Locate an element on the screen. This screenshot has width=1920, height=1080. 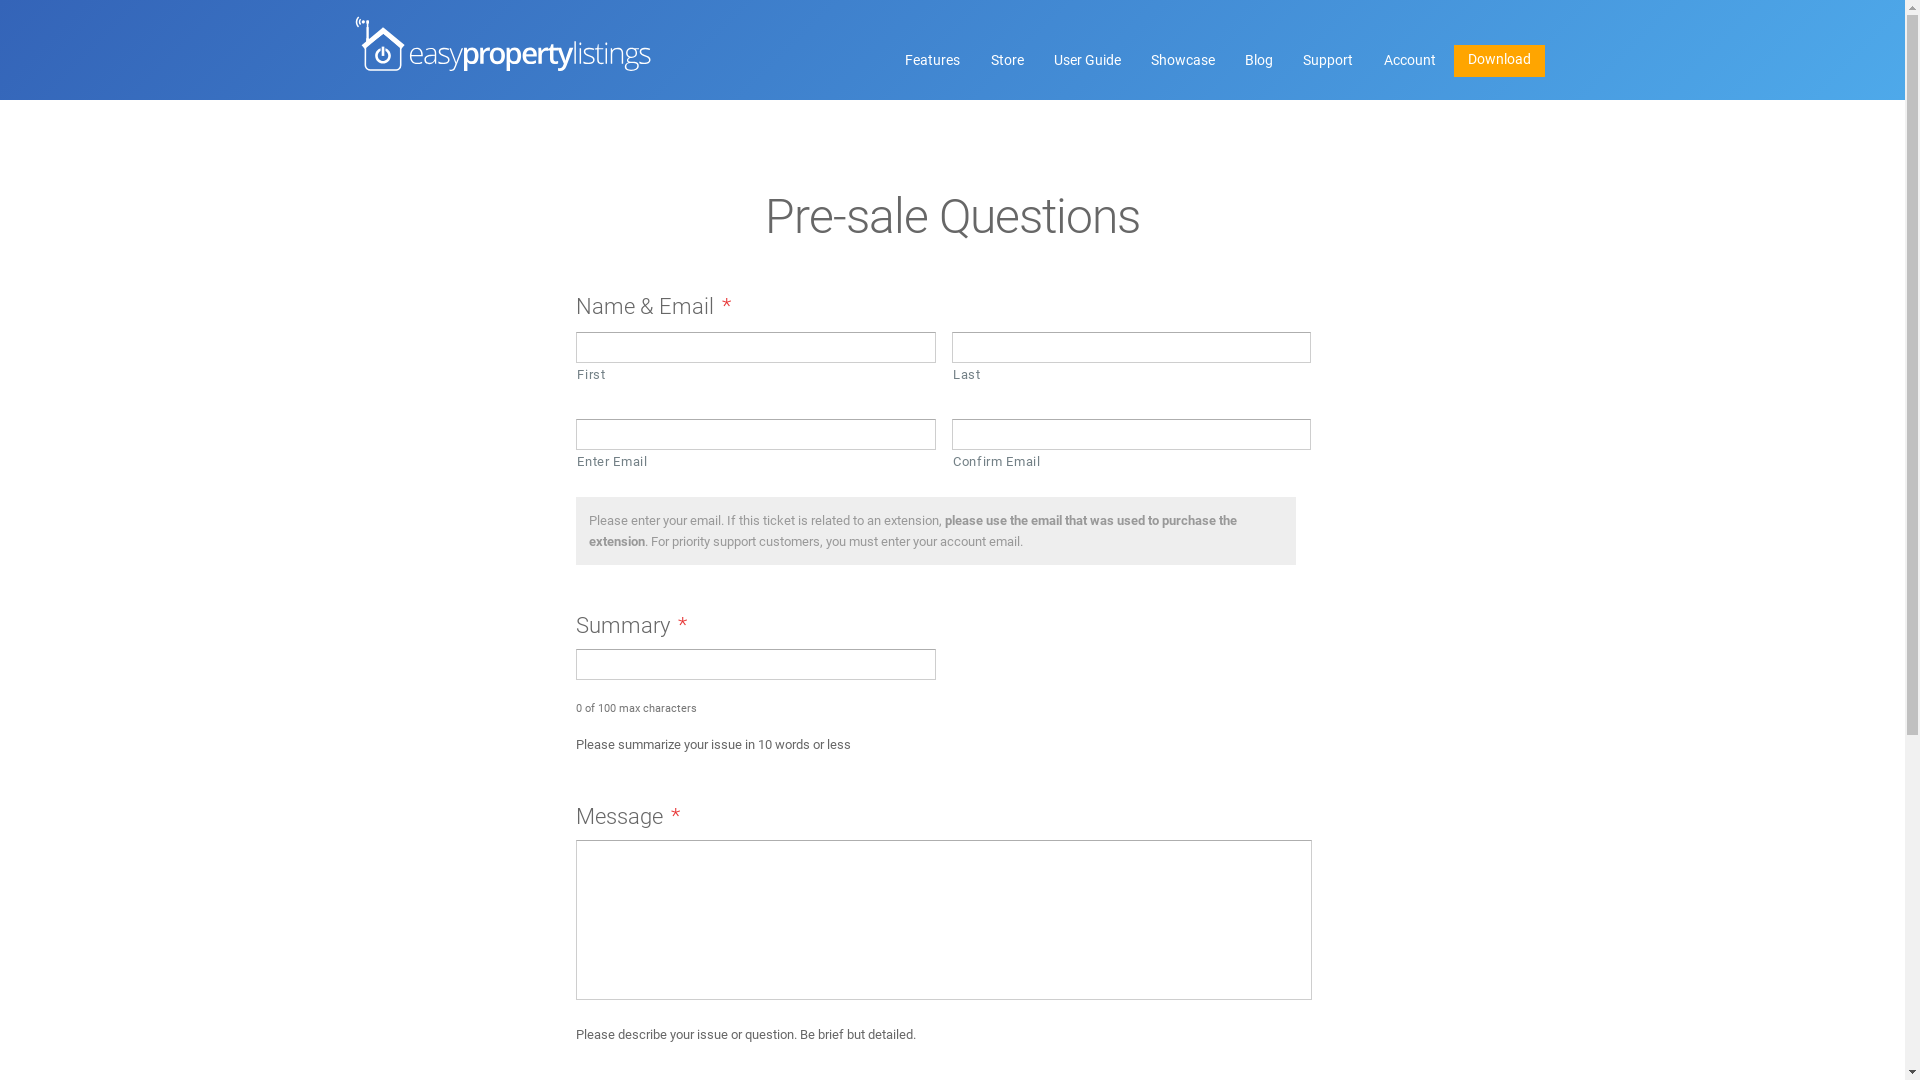
'Easy Property Listings' is located at coordinates (502, 43).